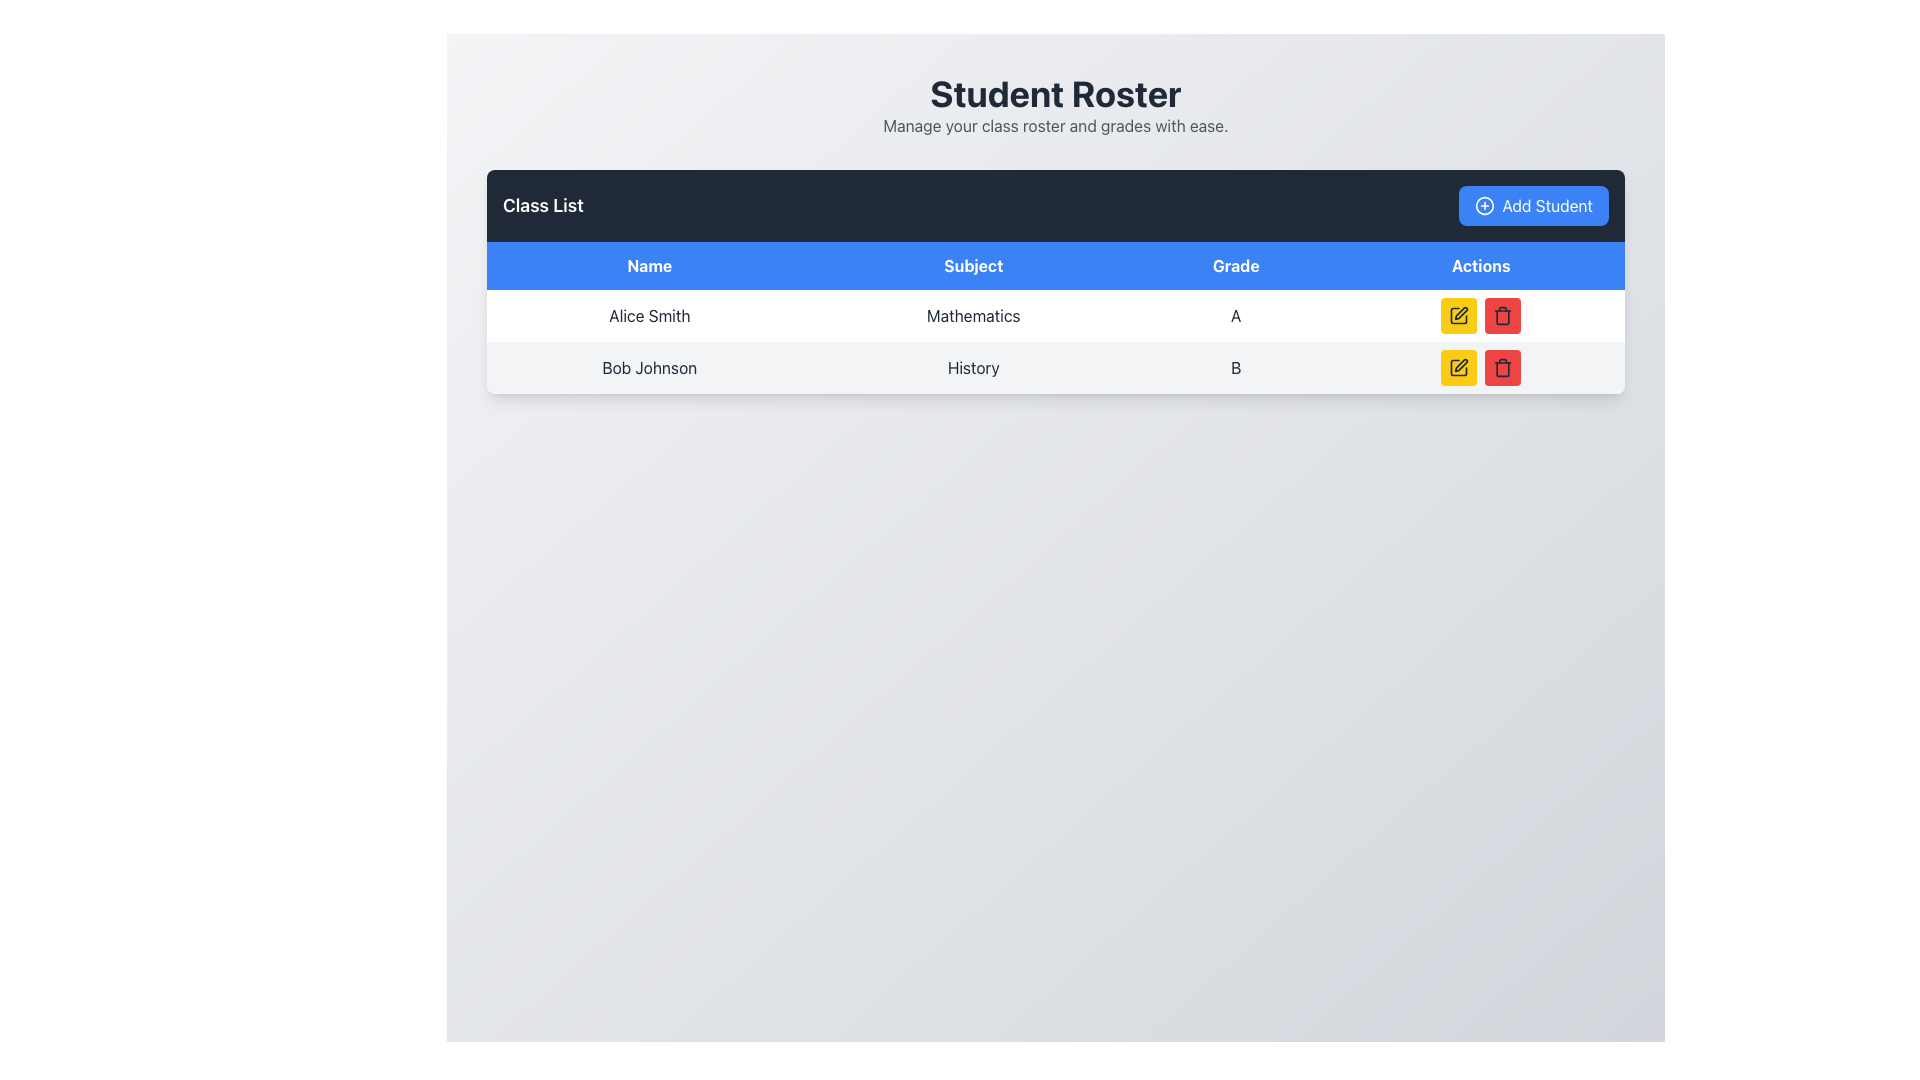 This screenshot has width=1920, height=1080. What do you see at coordinates (1503, 367) in the screenshot?
I see `the trash can icon, which is the second element in the 'Actions' column of the second row of the table` at bounding box center [1503, 367].